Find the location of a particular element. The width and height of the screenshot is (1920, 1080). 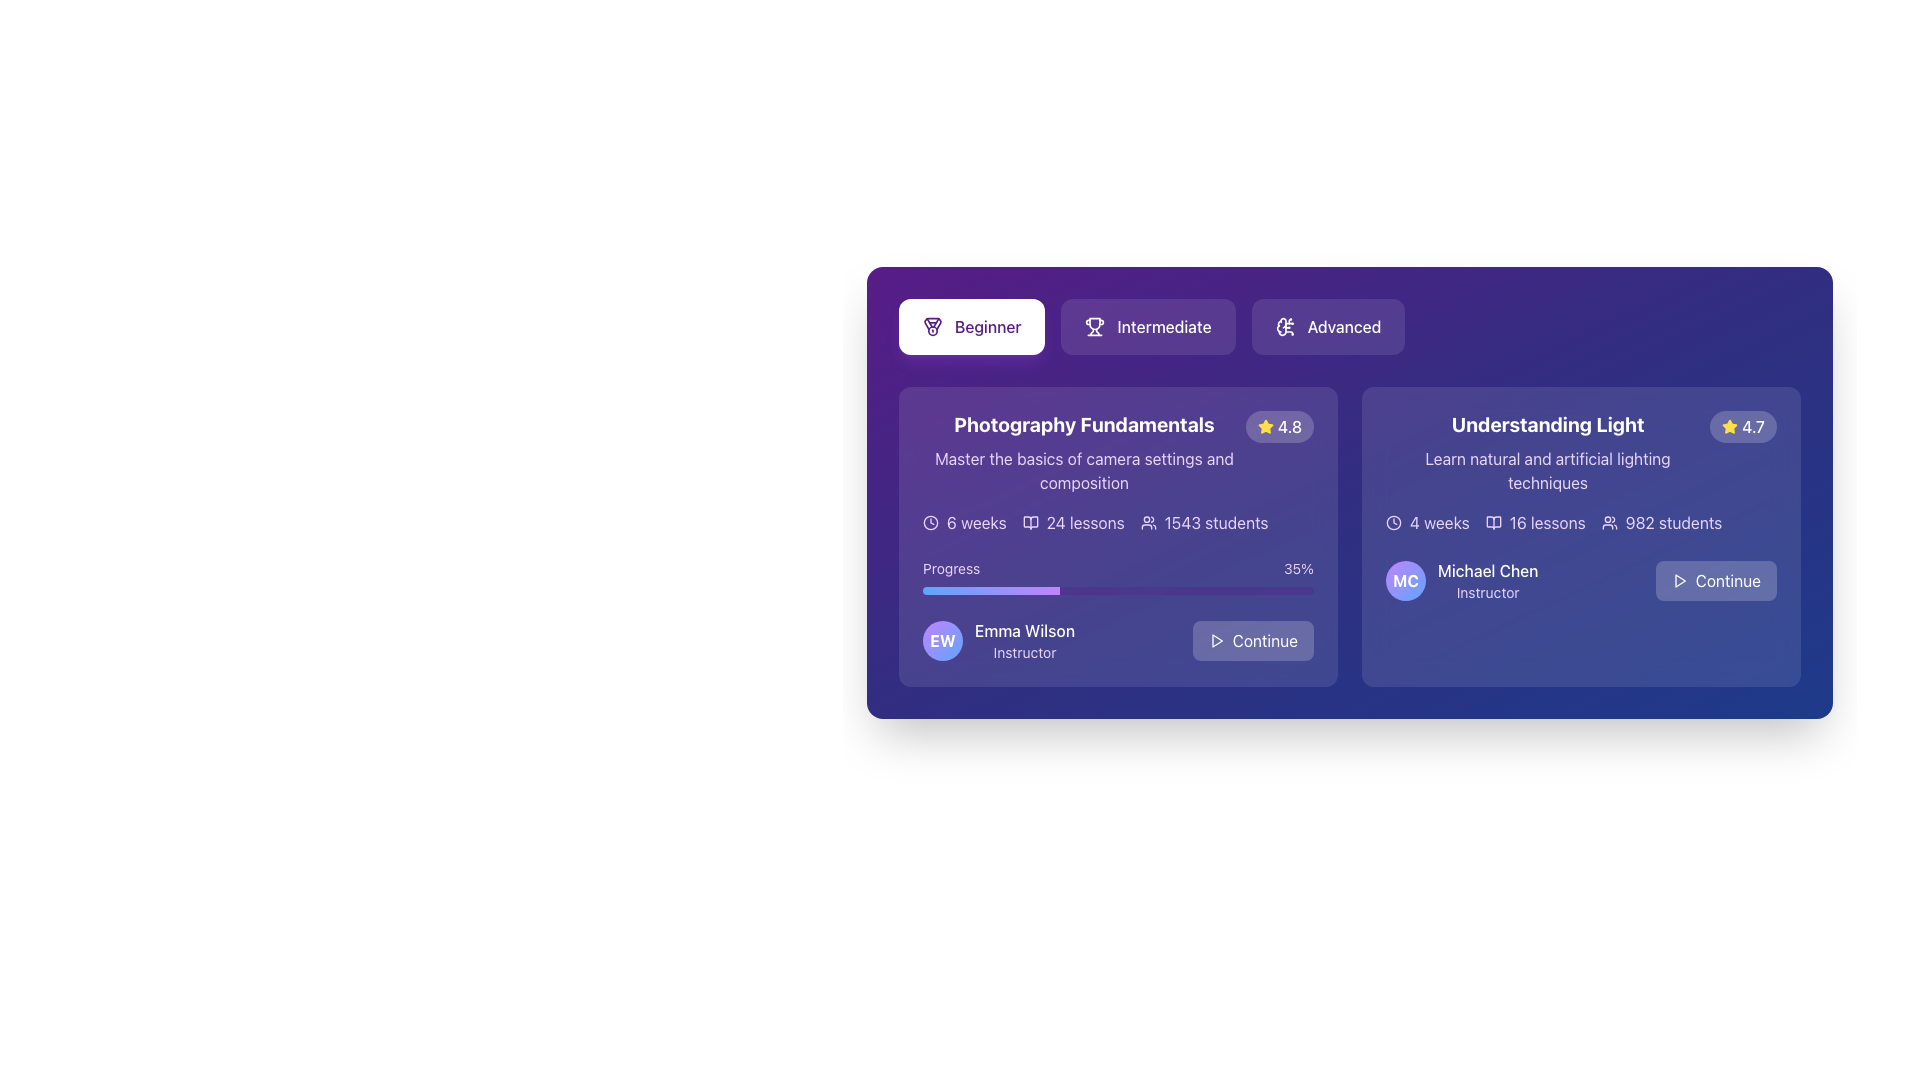

the triangular play button icon, which is styled with a simple outline and contained within a circular boundary is located at coordinates (1680, 581).